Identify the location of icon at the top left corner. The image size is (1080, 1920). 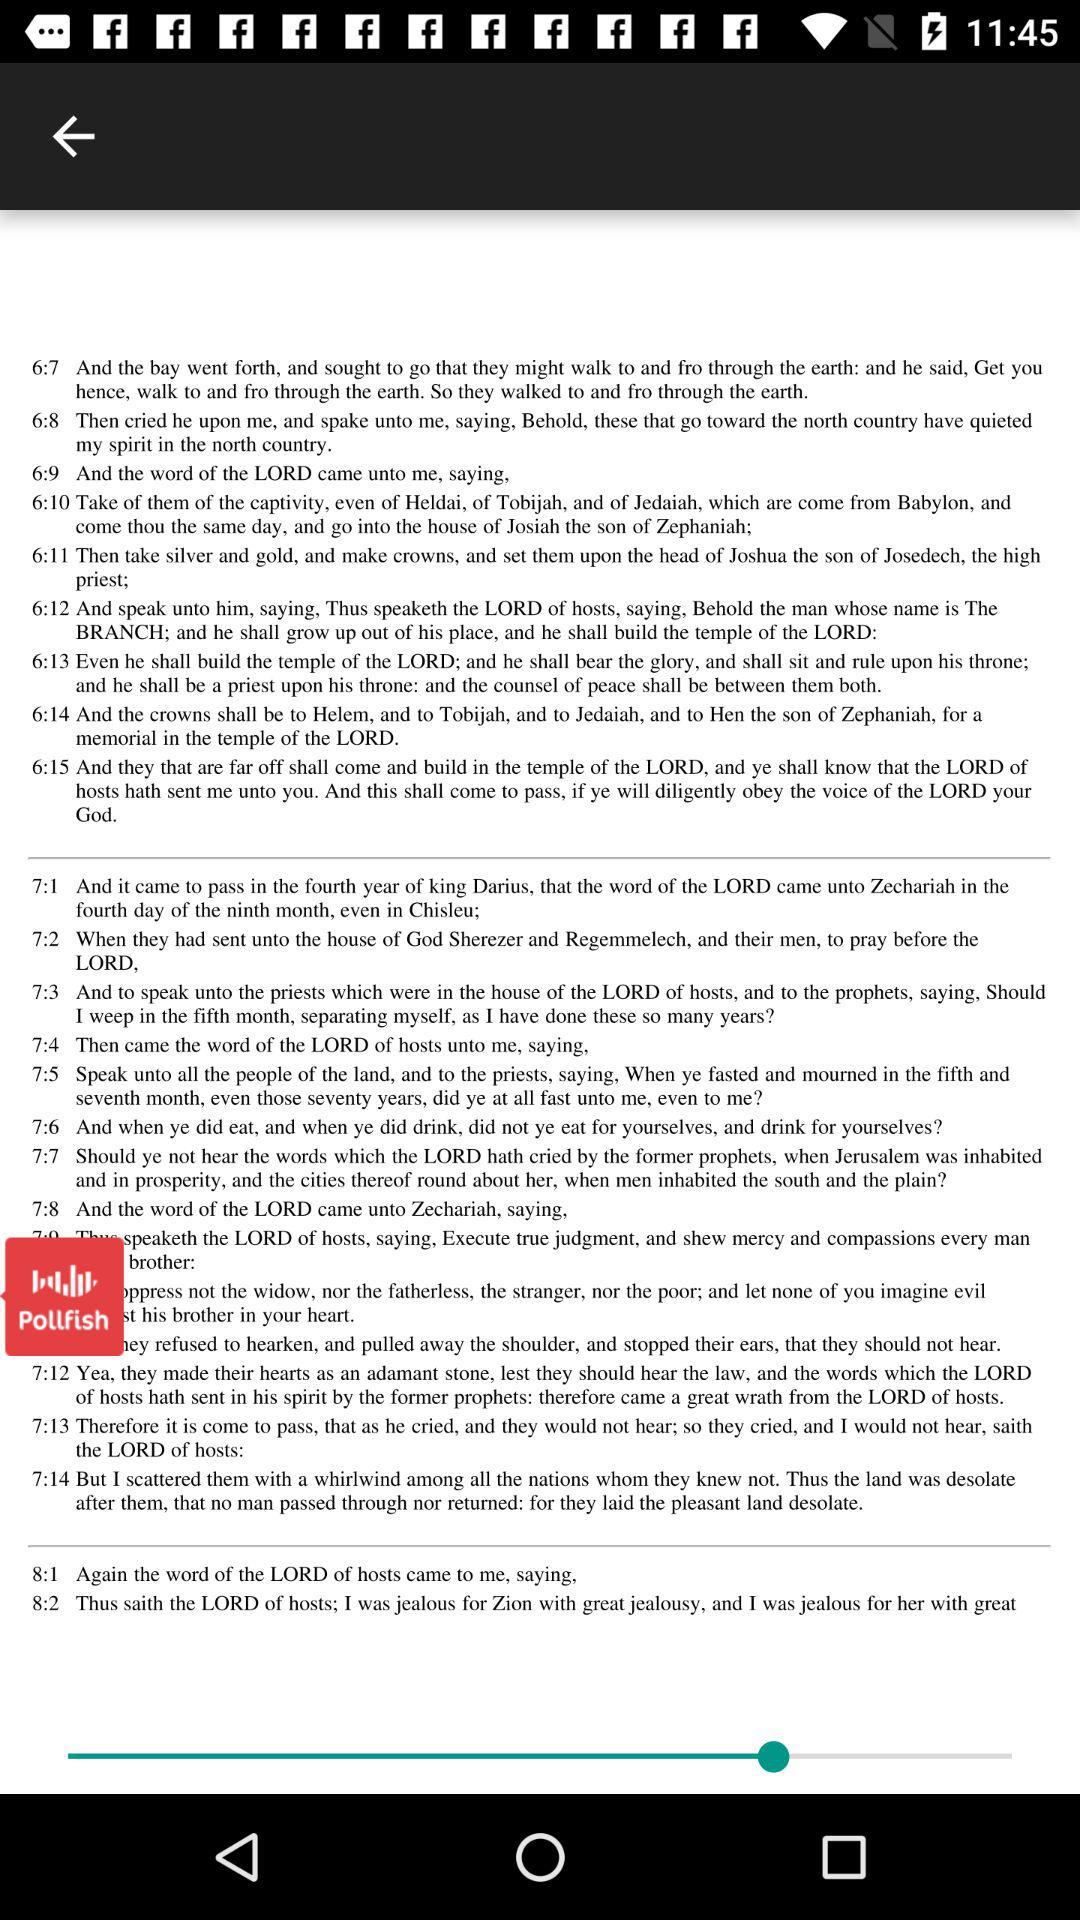
(72, 135).